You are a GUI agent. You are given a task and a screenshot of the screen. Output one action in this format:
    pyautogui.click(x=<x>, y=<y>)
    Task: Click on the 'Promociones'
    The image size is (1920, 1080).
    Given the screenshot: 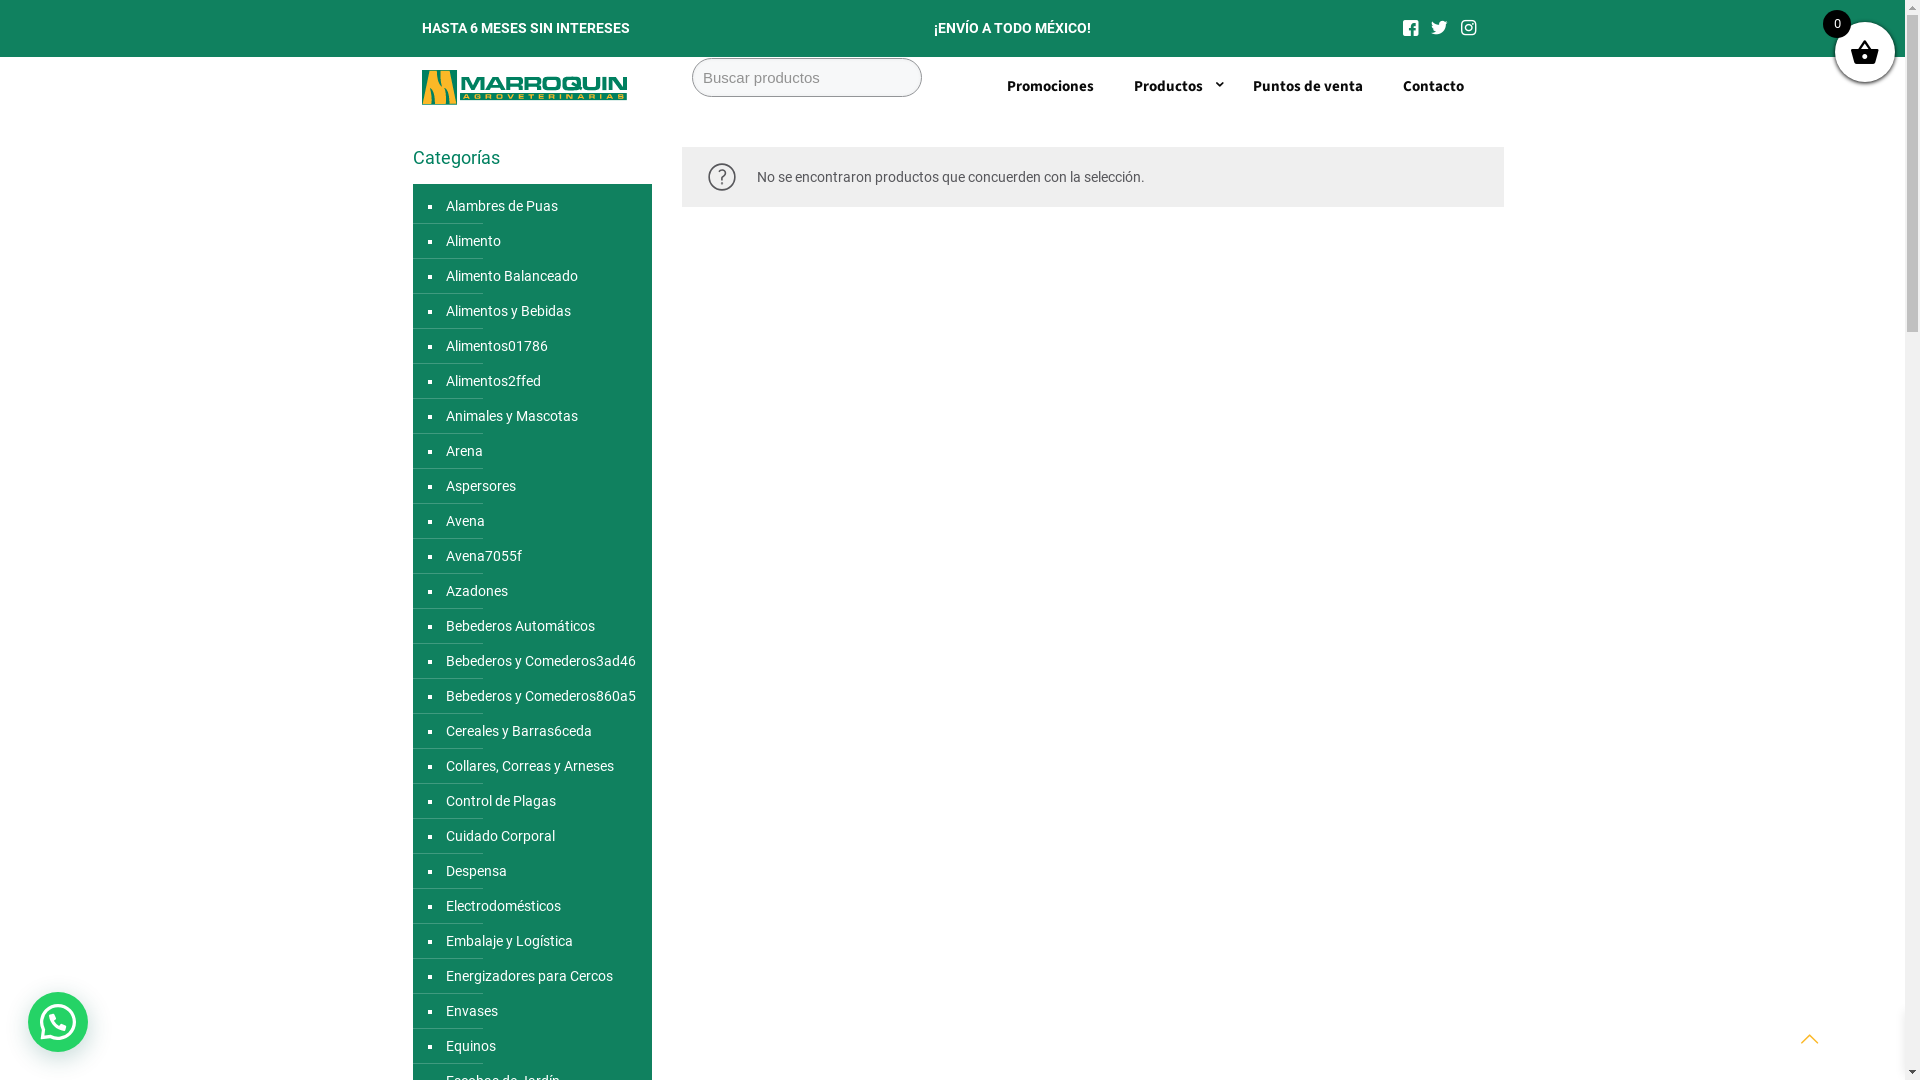 What is the action you would take?
    pyautogui.click(x=1048, y=86)
    